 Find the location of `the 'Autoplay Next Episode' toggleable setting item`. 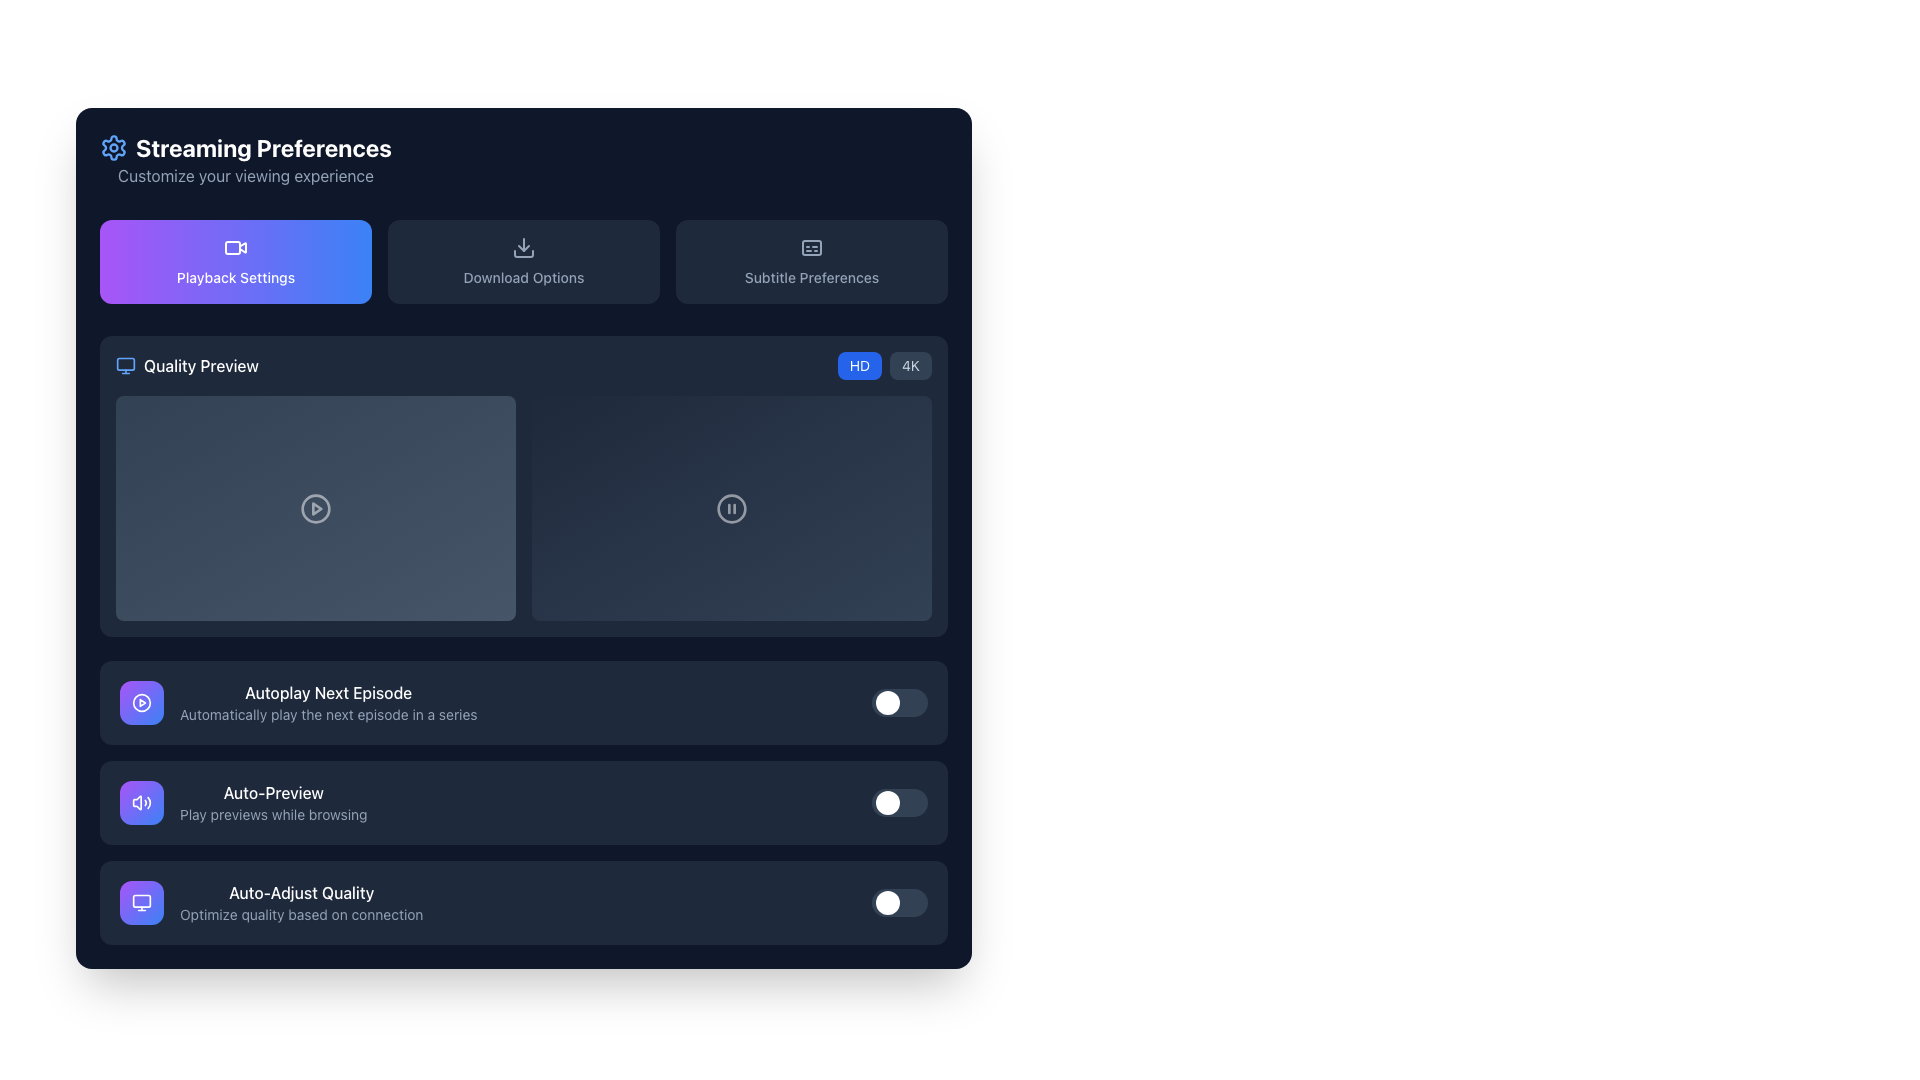

the 'Autoplay Next Episode' toggleable setting item is located at coordinates (523, 701).